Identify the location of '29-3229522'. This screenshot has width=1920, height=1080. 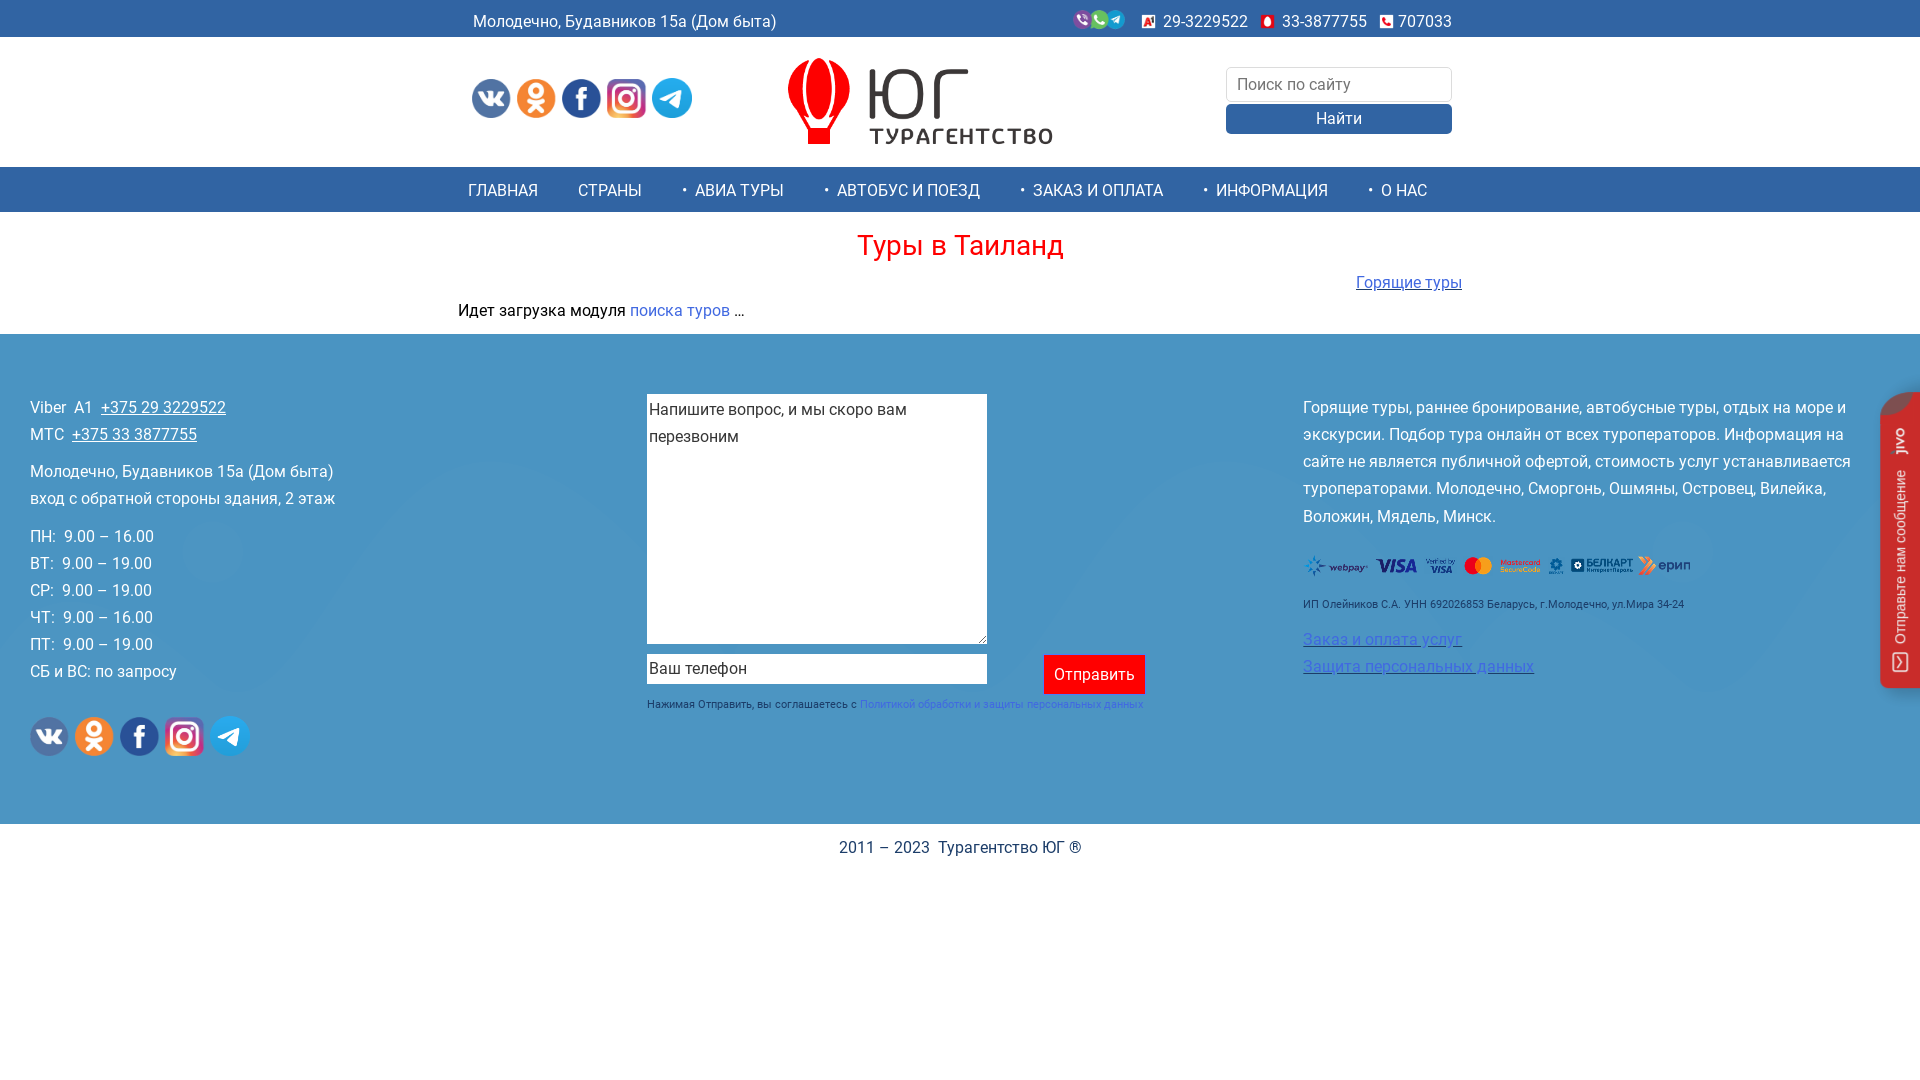
(1204, 21).